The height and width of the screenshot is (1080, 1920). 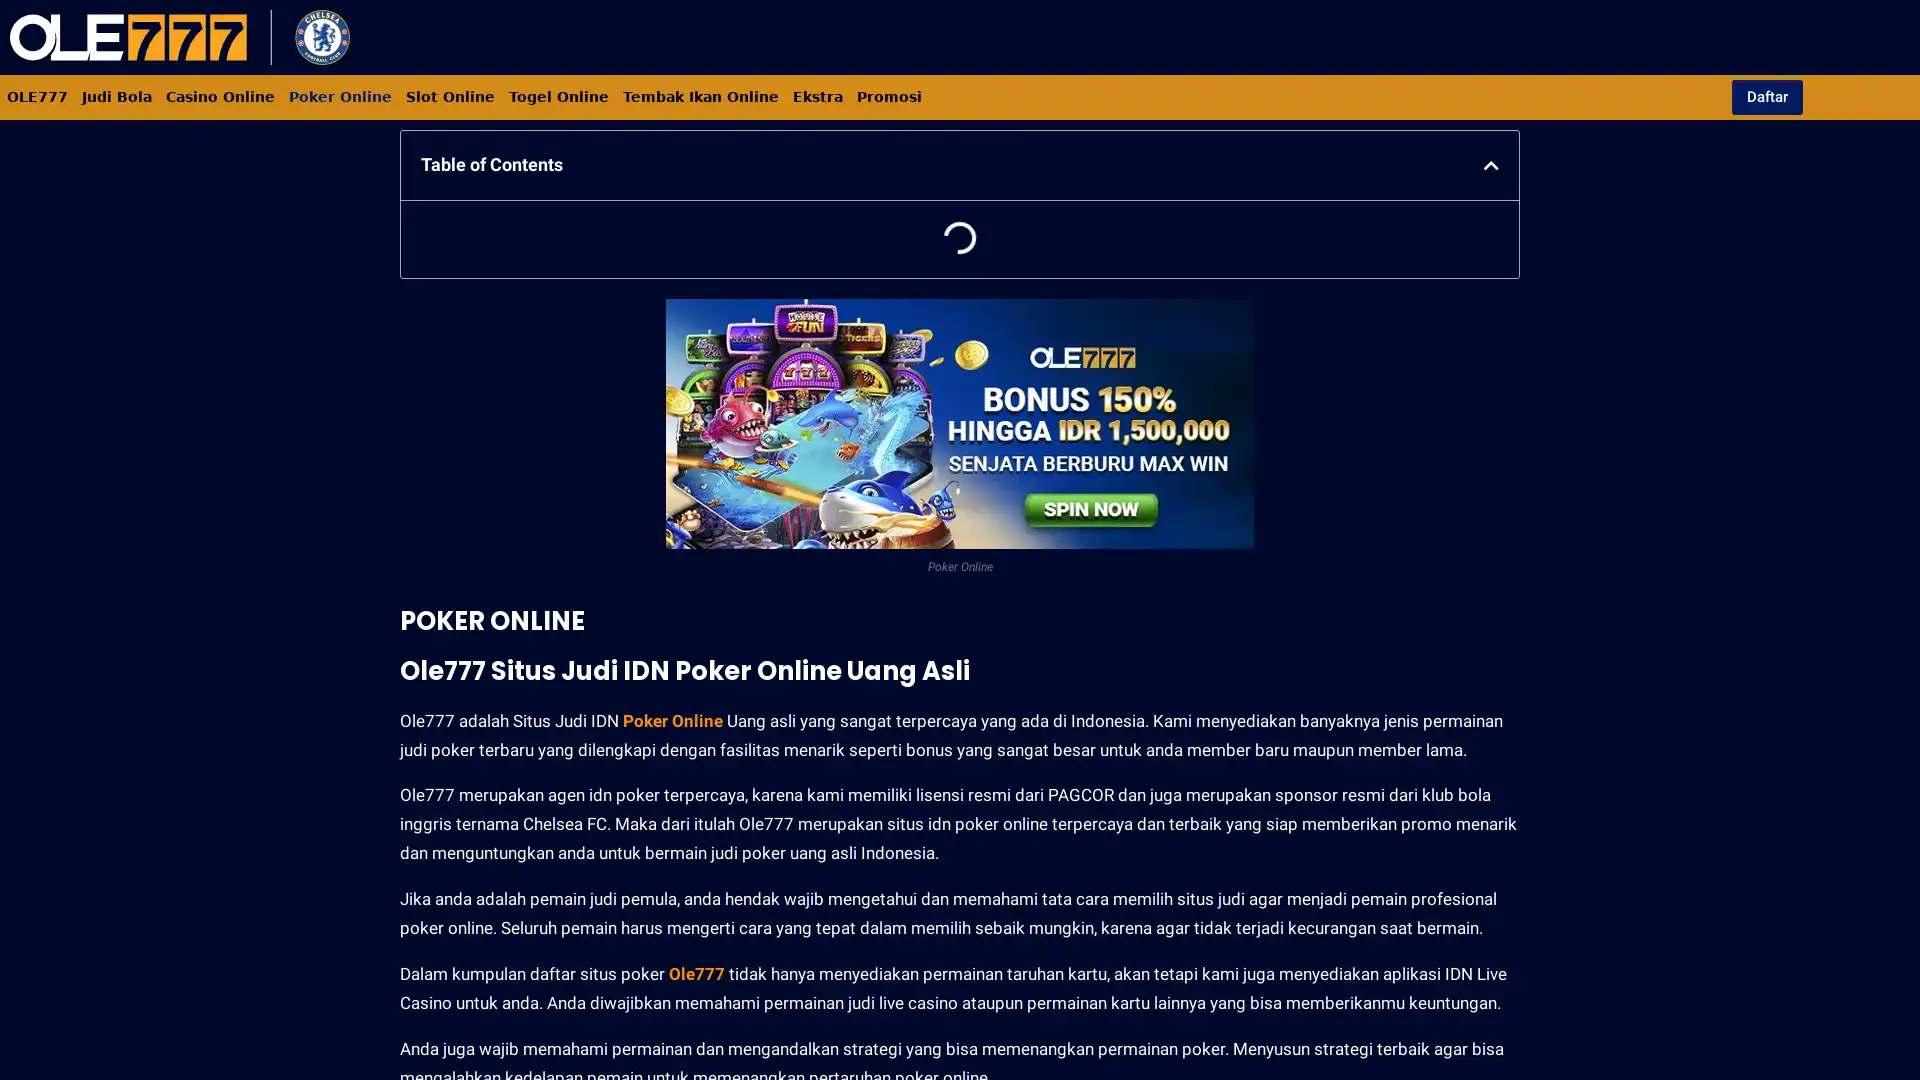 I want to click on Daftar, so click(x=1766, y=96).